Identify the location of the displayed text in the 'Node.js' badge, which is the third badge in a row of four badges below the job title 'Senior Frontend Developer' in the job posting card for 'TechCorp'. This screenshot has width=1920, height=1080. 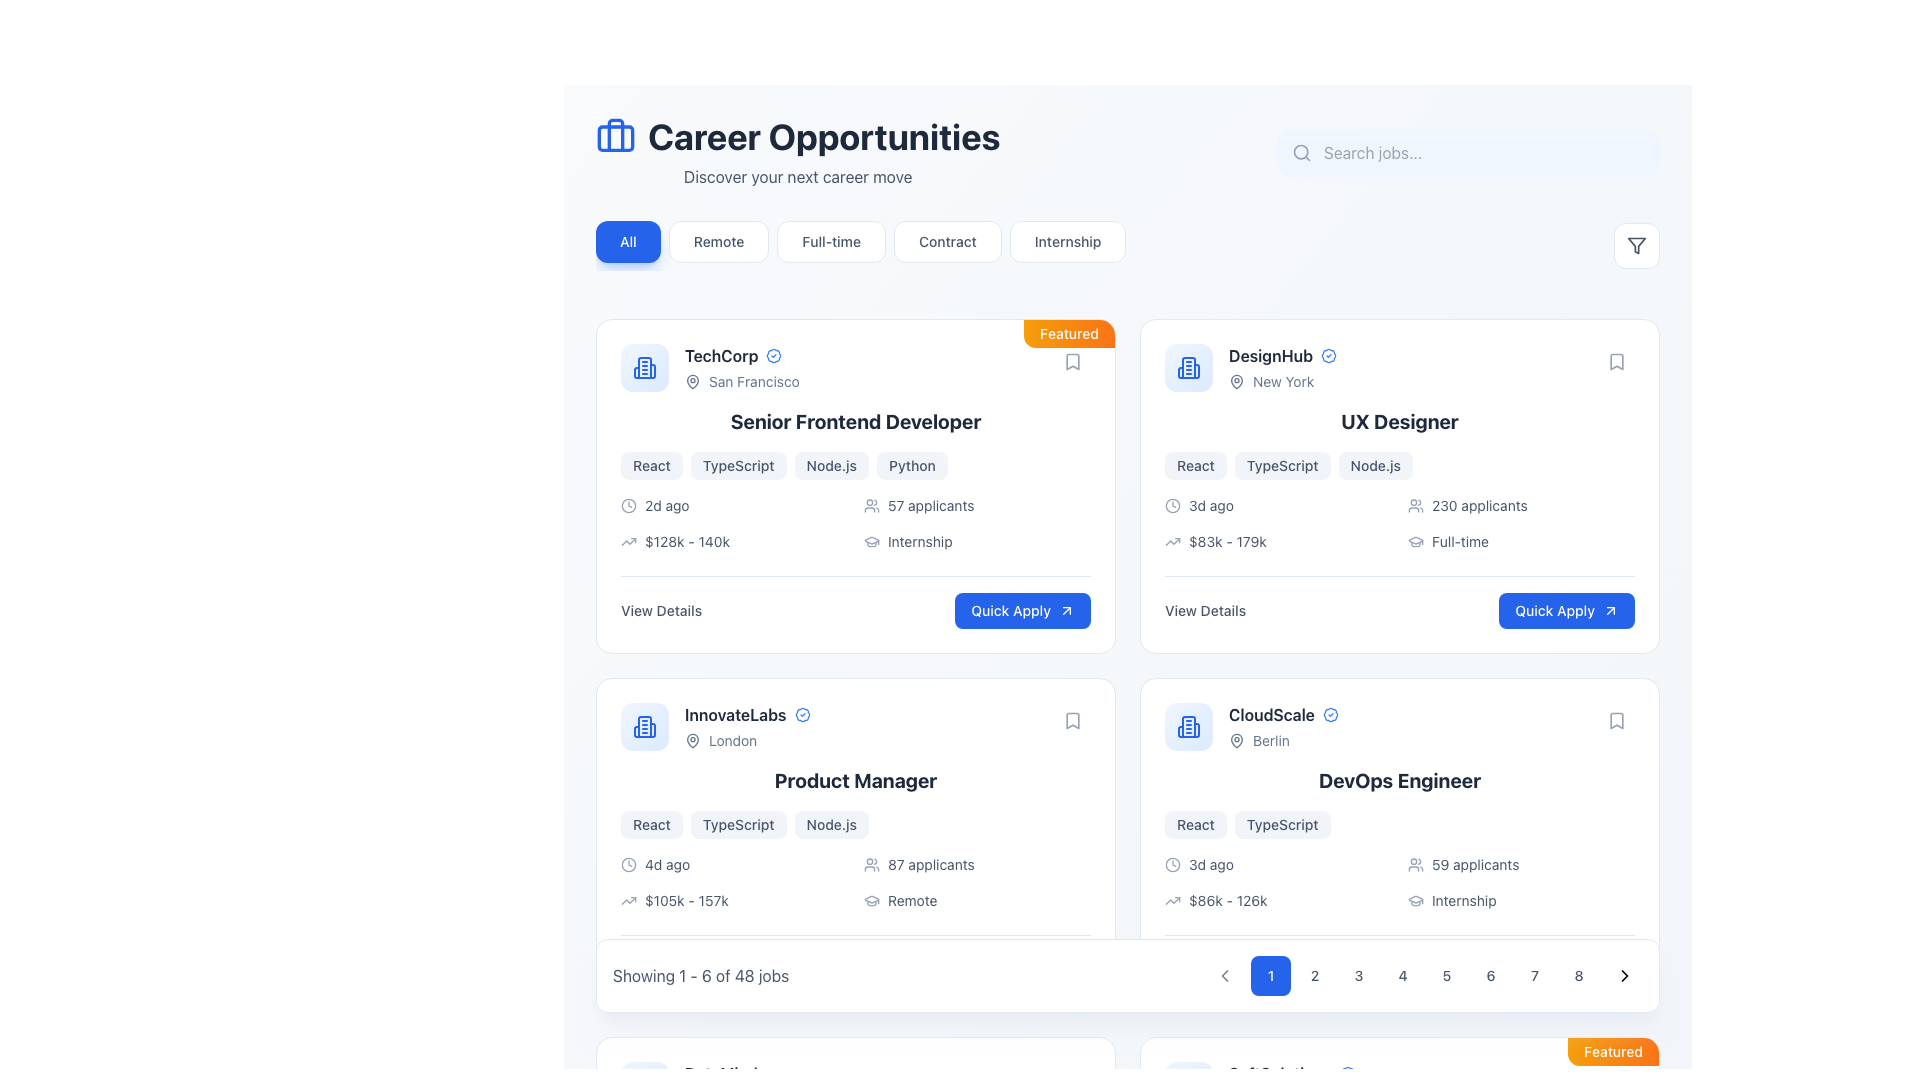
(831, 466).